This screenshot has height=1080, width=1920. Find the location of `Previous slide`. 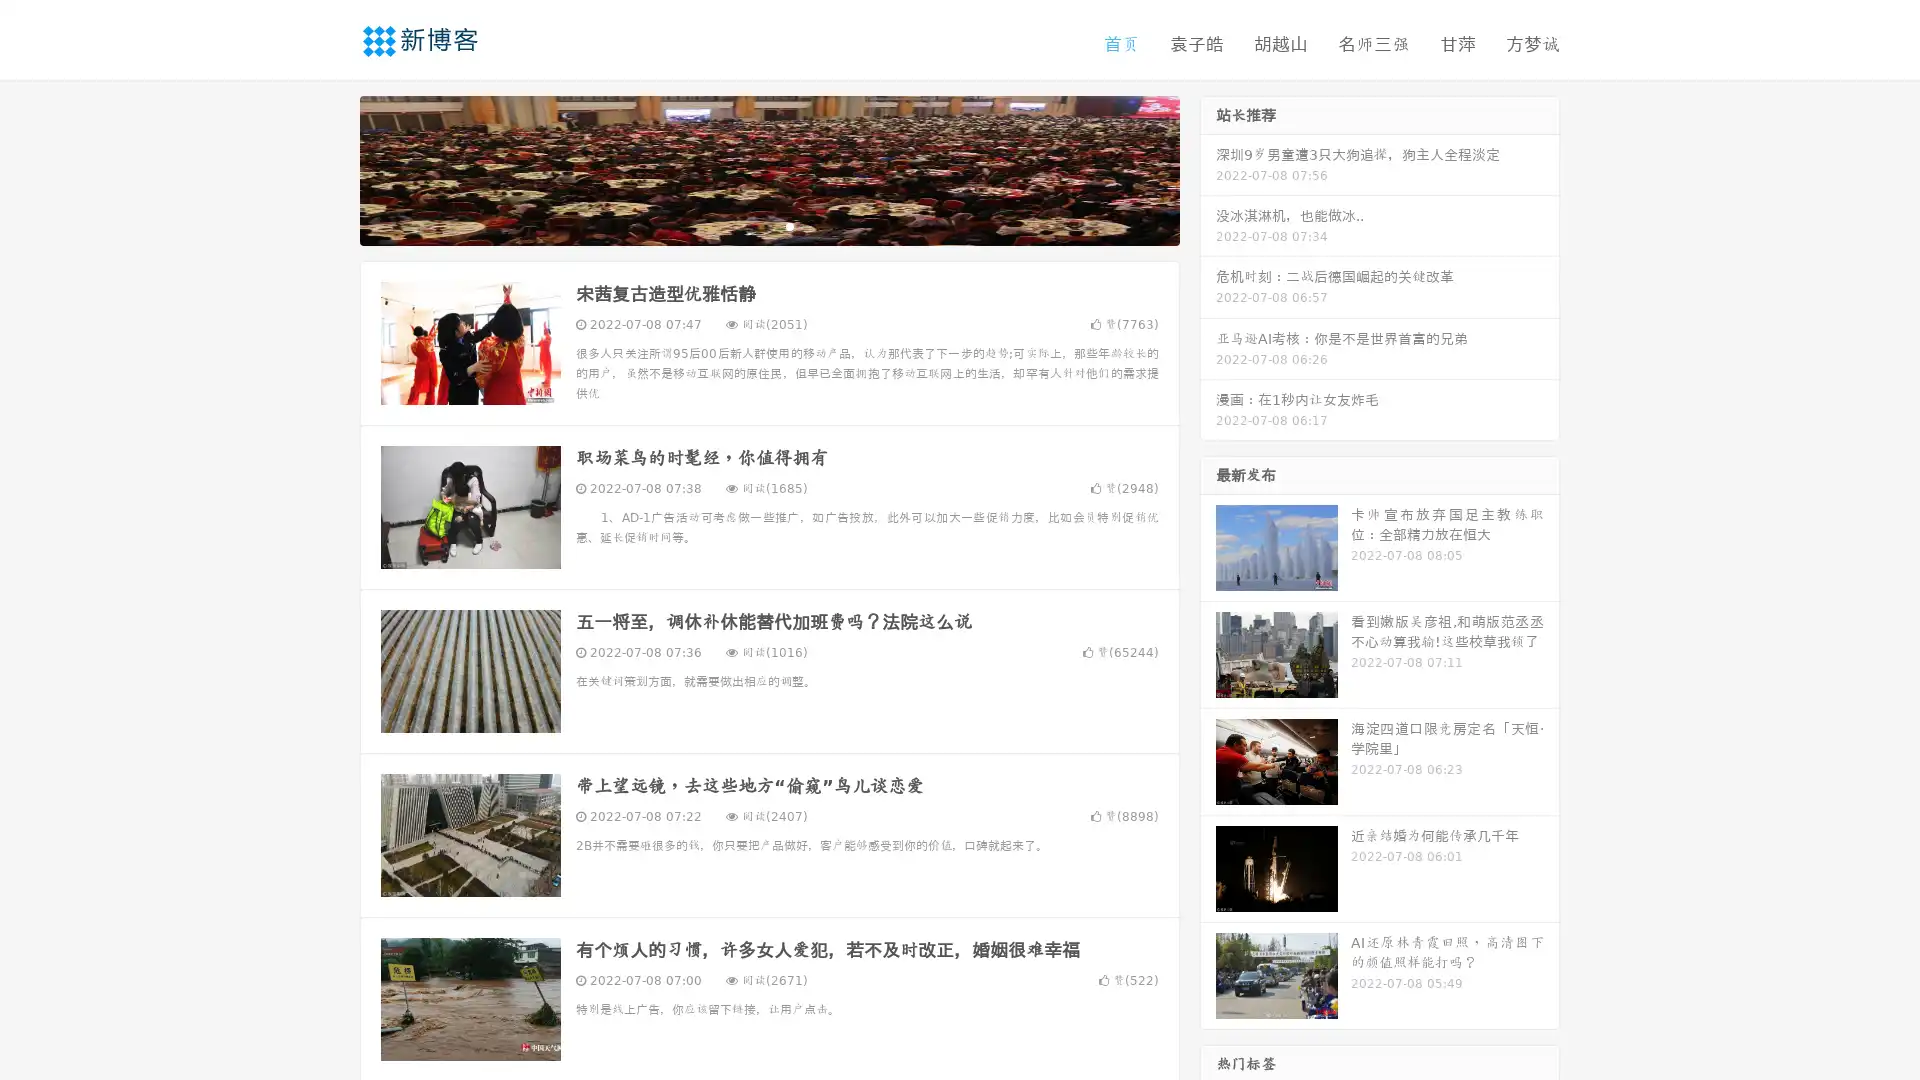

Previous slide is located at coordinates (330, 168).